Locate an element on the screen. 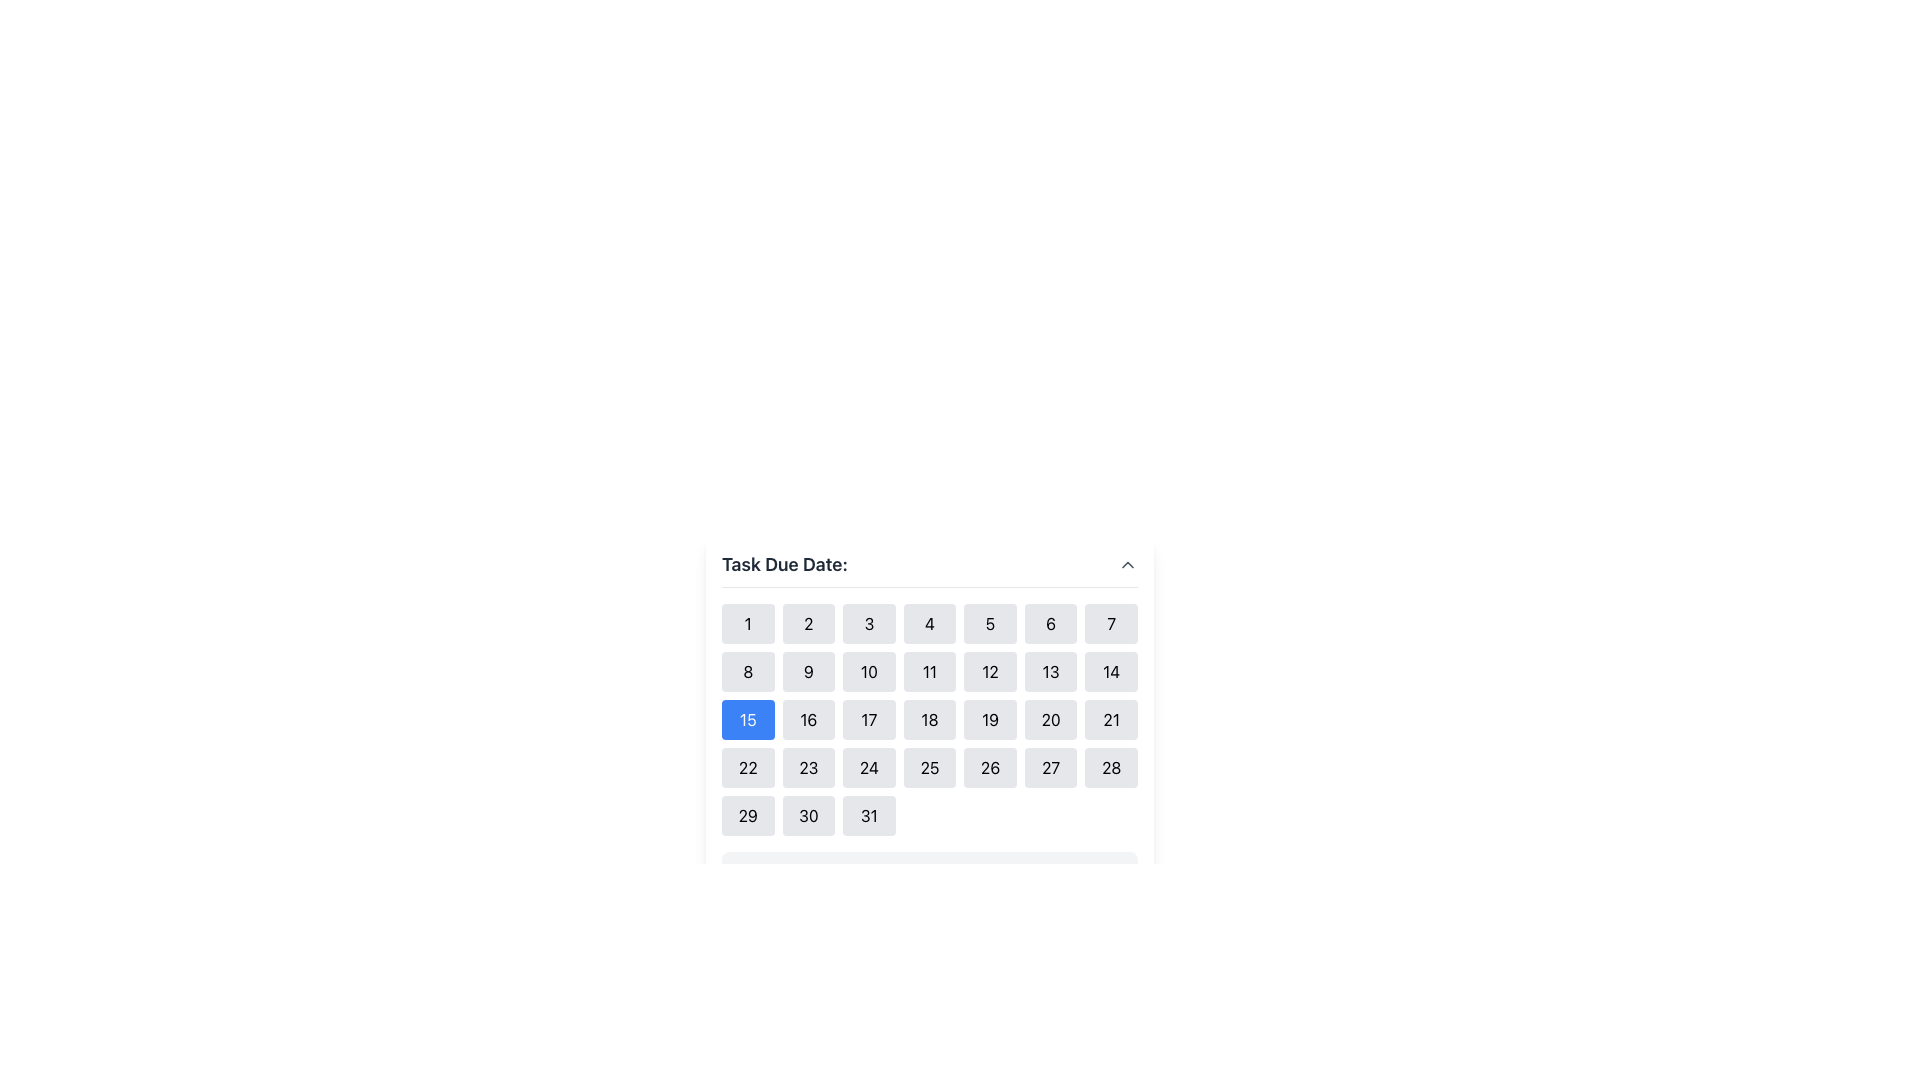 This screenshot has width=1920, height=1080. the button in the calendar interface that allows the user is located at coordinates (808, 671).